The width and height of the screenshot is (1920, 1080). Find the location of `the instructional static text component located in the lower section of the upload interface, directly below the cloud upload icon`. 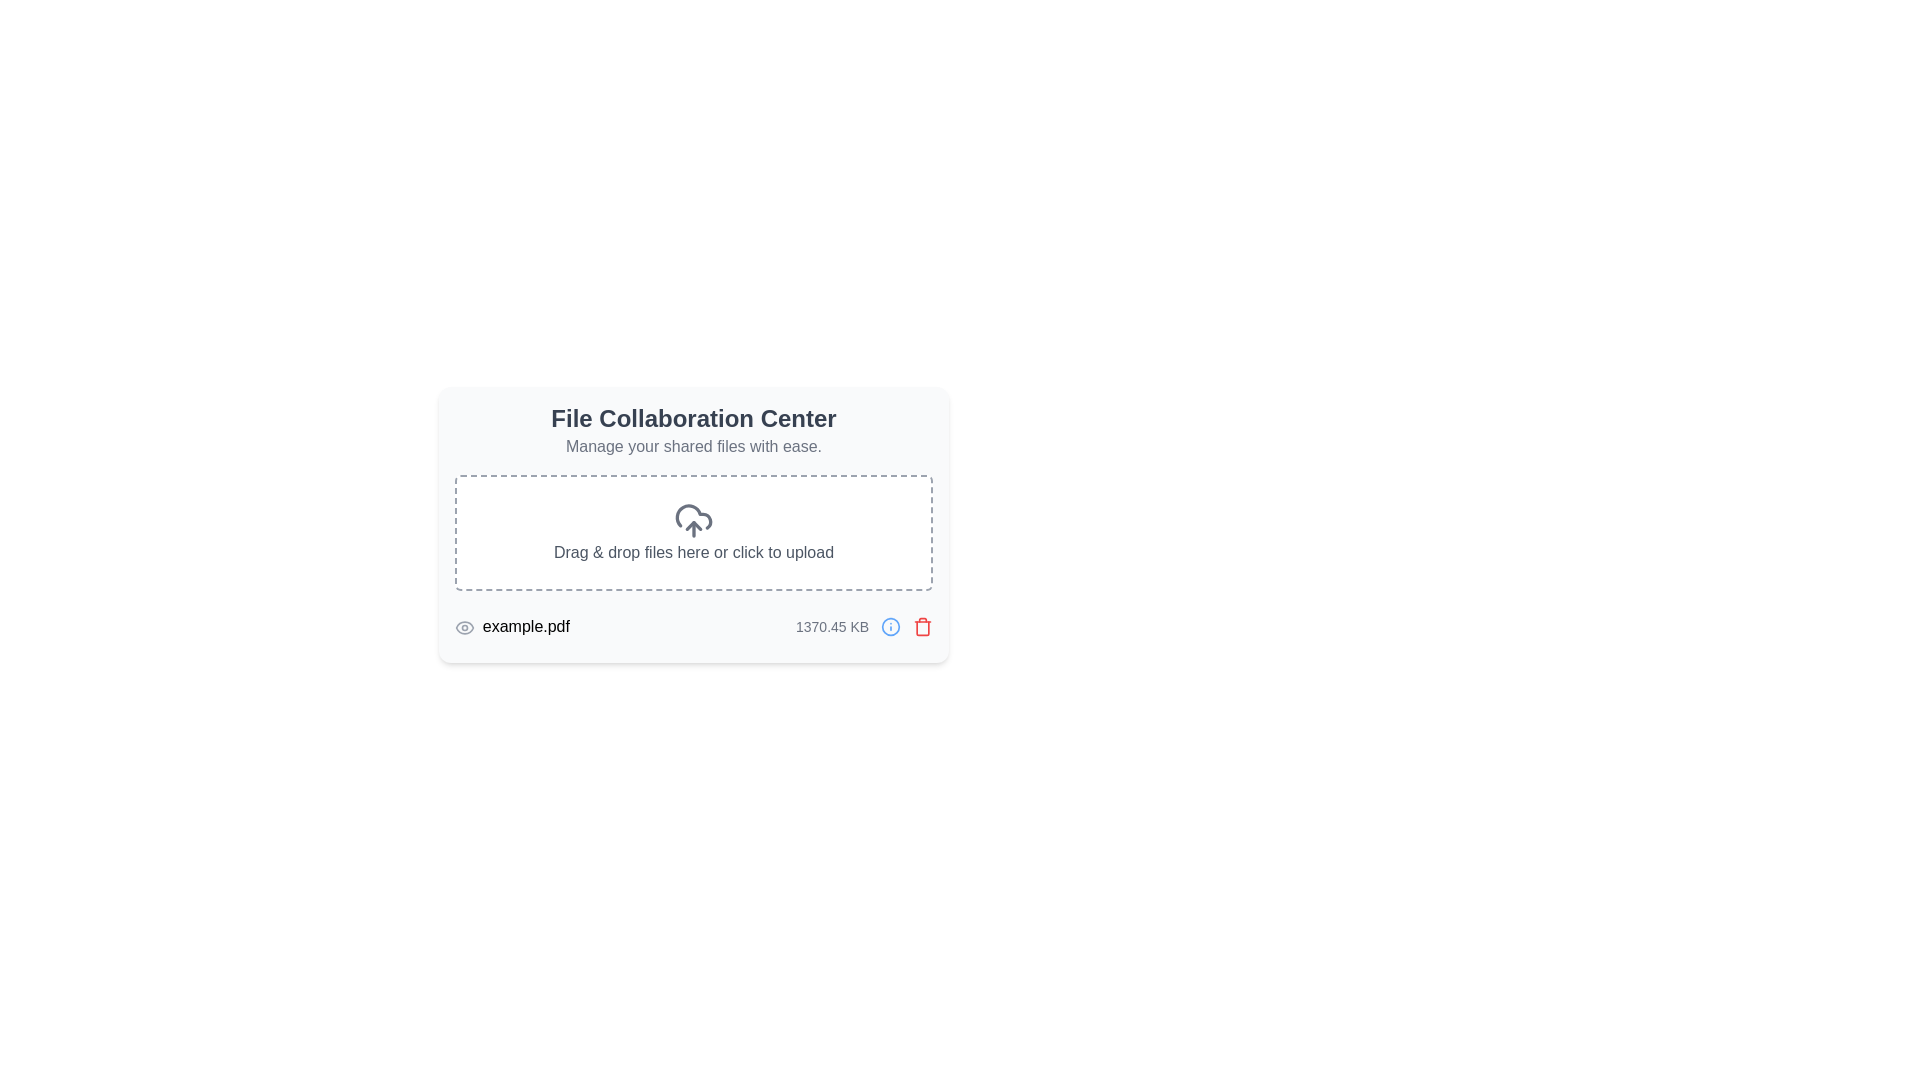

the instructional static text component located in the lower section of the upload interface, directly below the cloud upload icon is located at coordinates (694, 552).